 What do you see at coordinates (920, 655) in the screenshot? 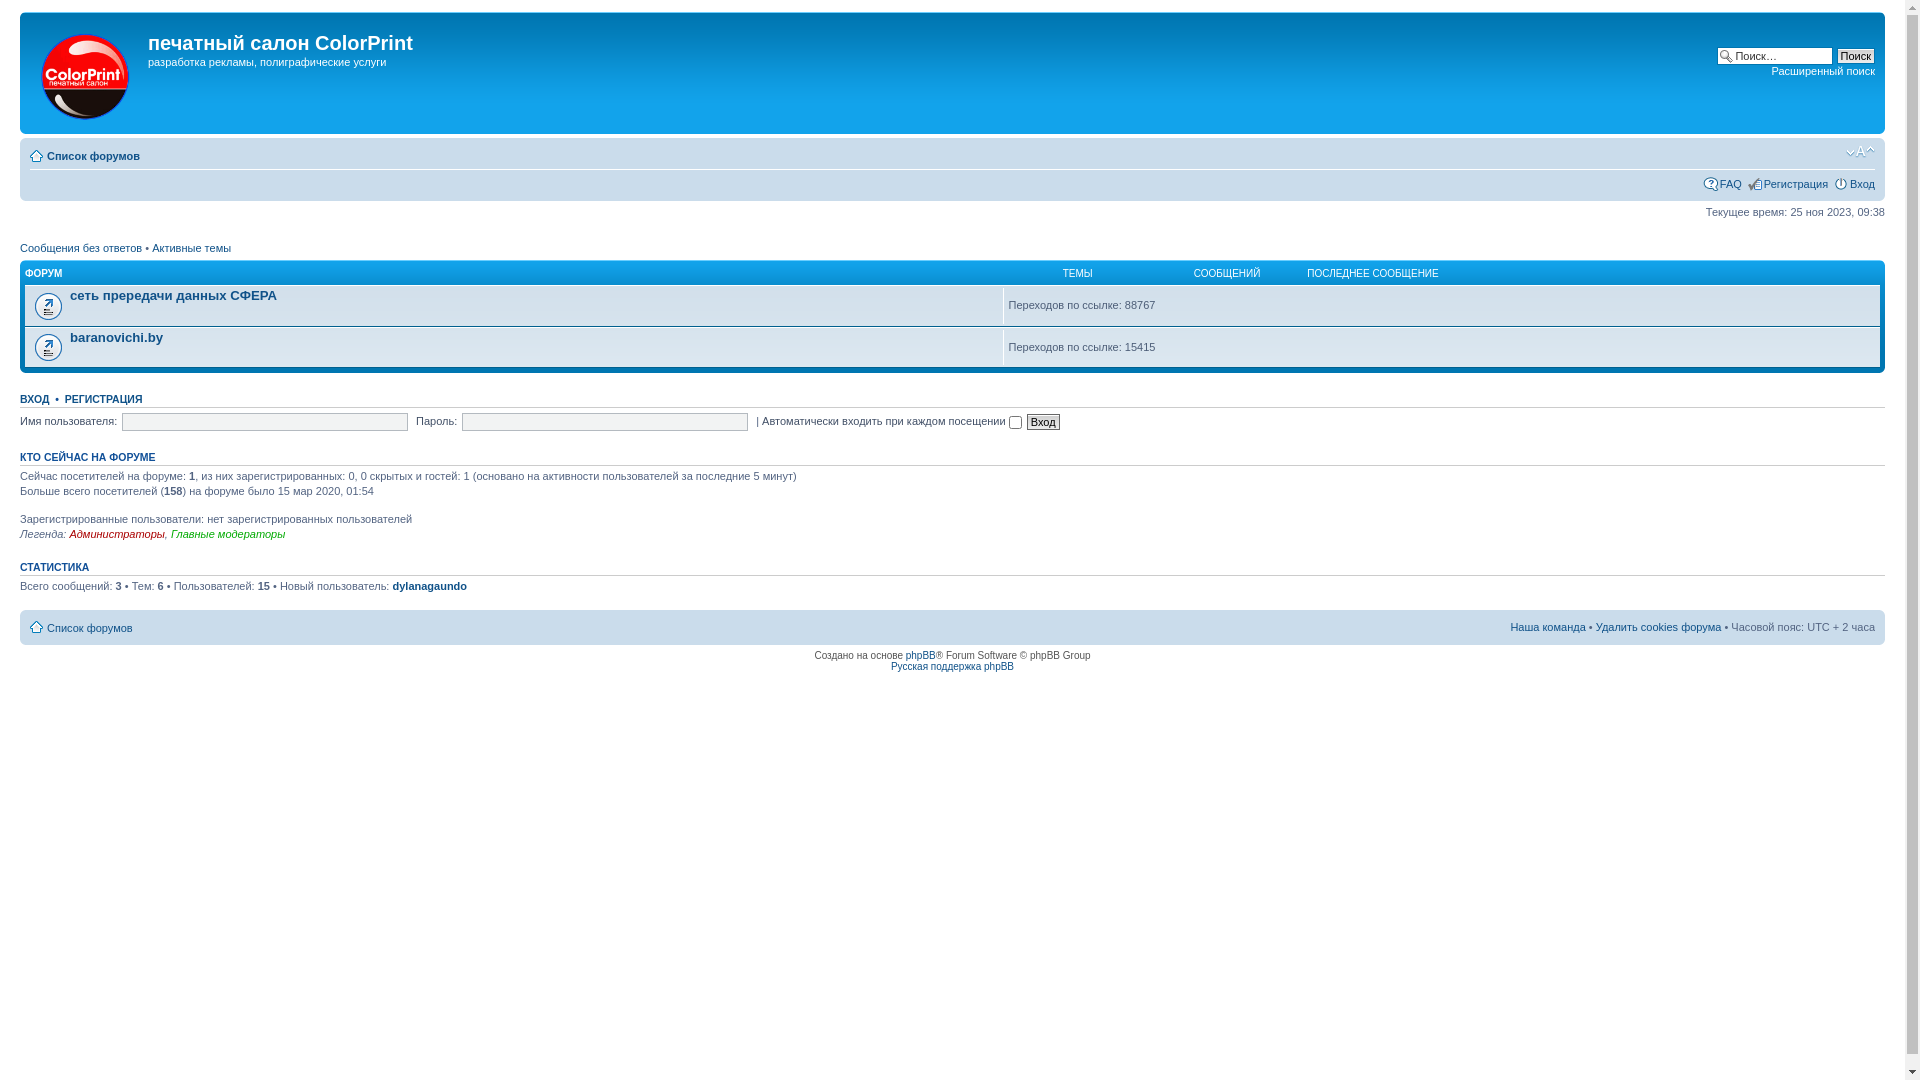
I see `'phpBB'` at bounding box center [920, 655].